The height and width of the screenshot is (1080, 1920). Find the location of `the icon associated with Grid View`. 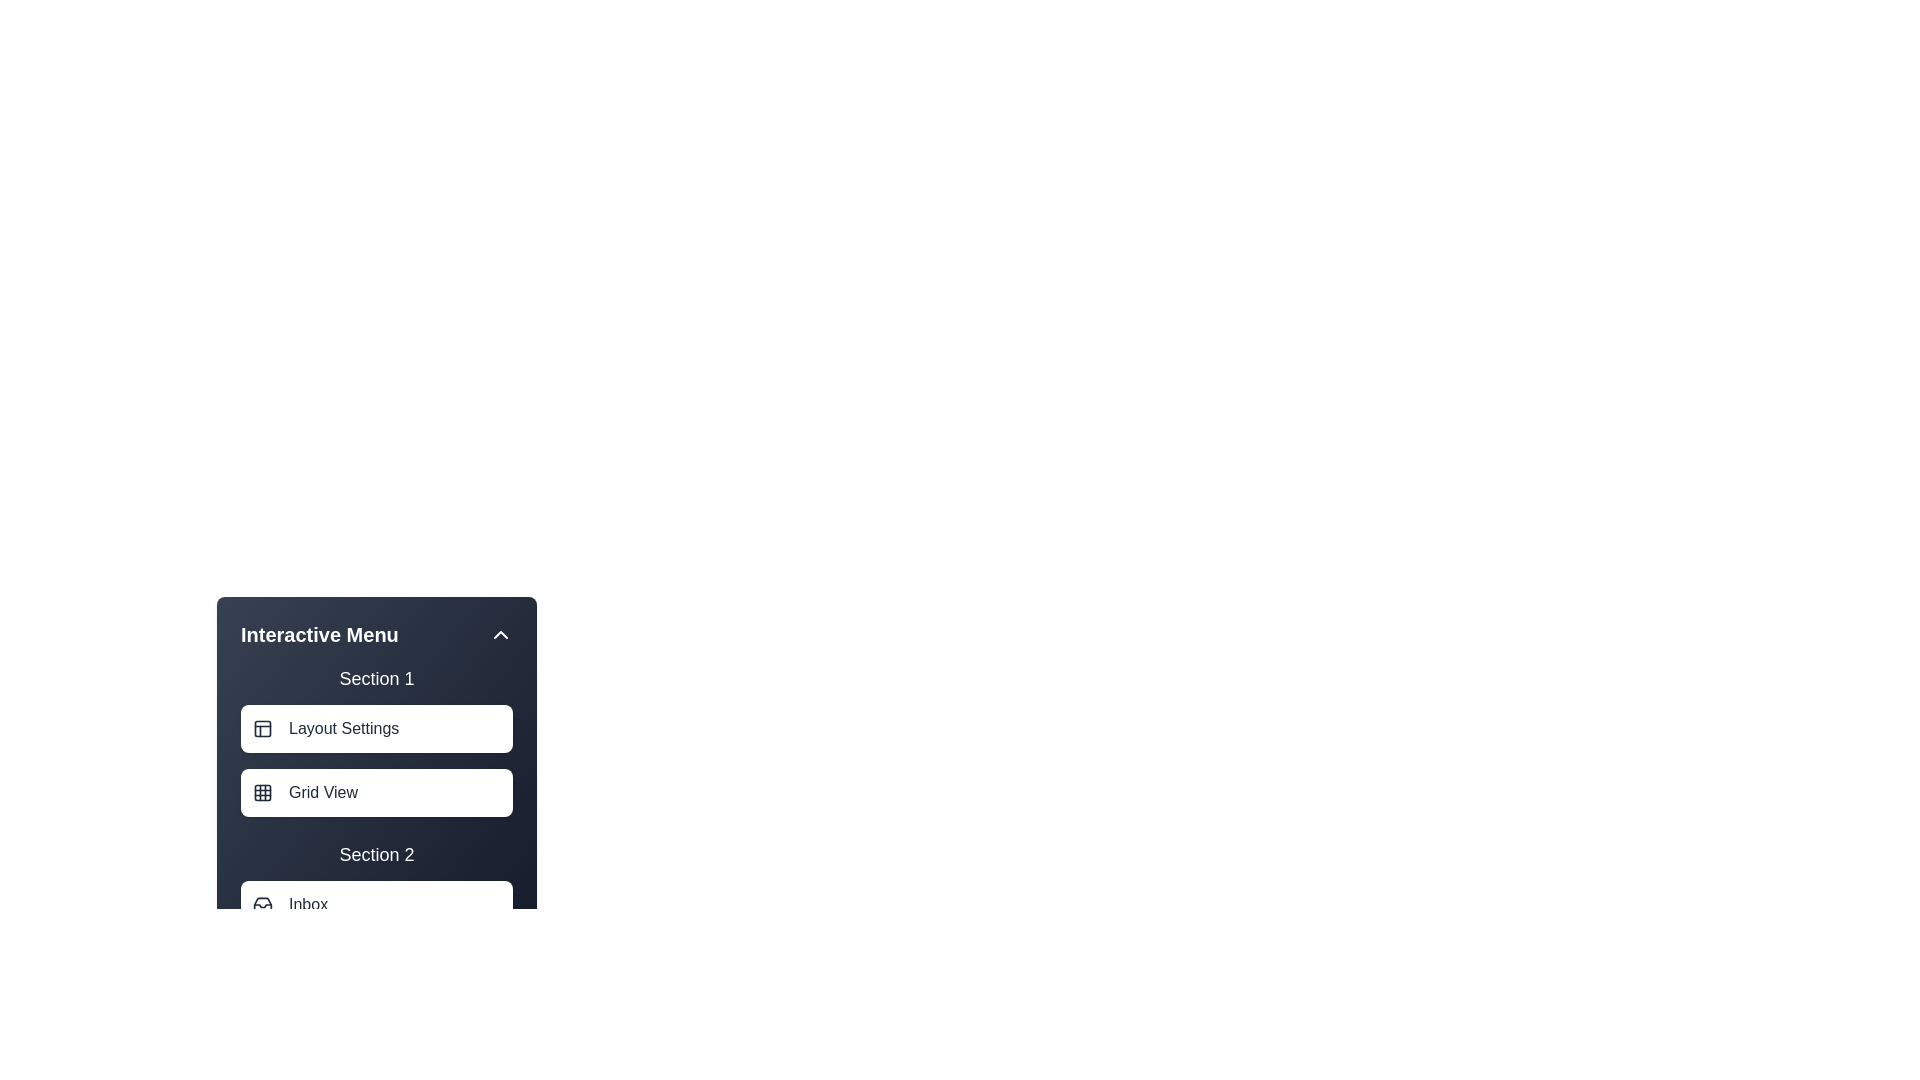

the icon associated with Grid View is located at coordinates (262, 792).